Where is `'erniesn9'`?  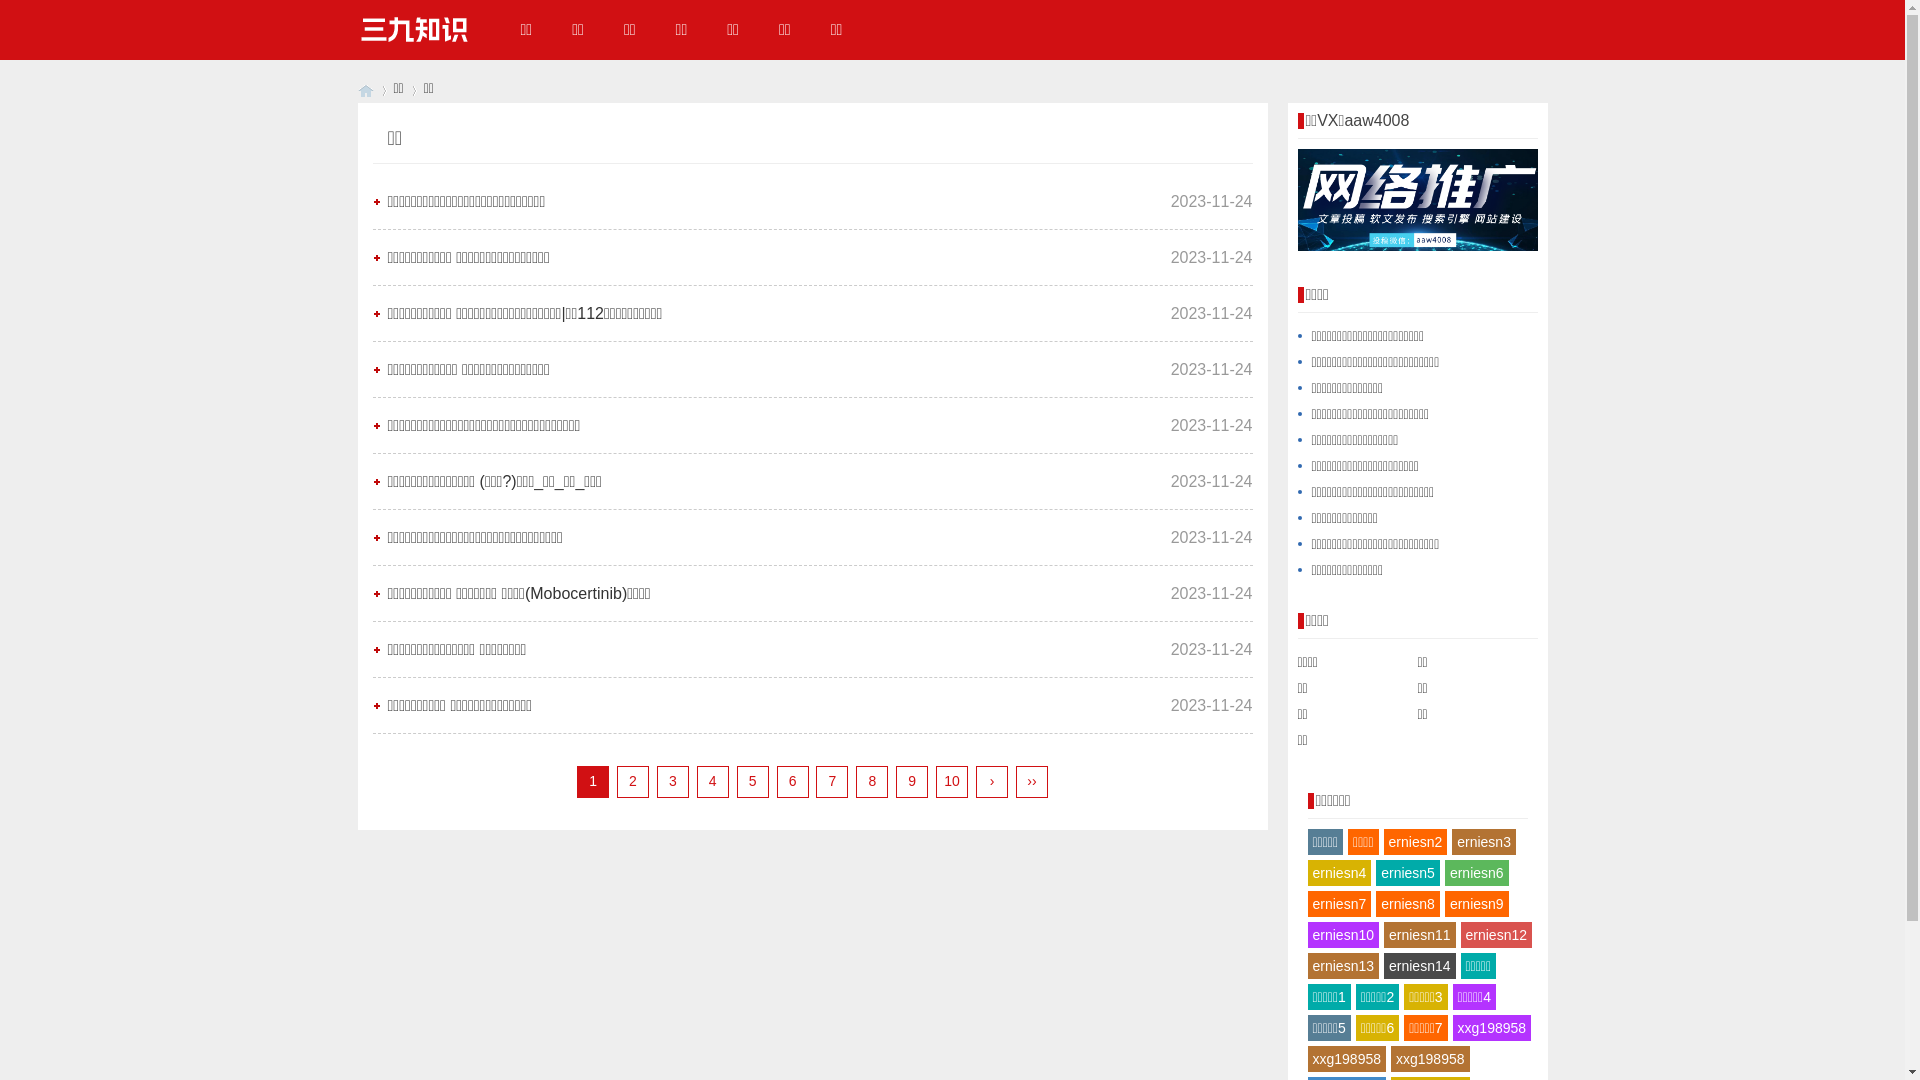
'erniesn9' is located at coordinates (1477, 903).